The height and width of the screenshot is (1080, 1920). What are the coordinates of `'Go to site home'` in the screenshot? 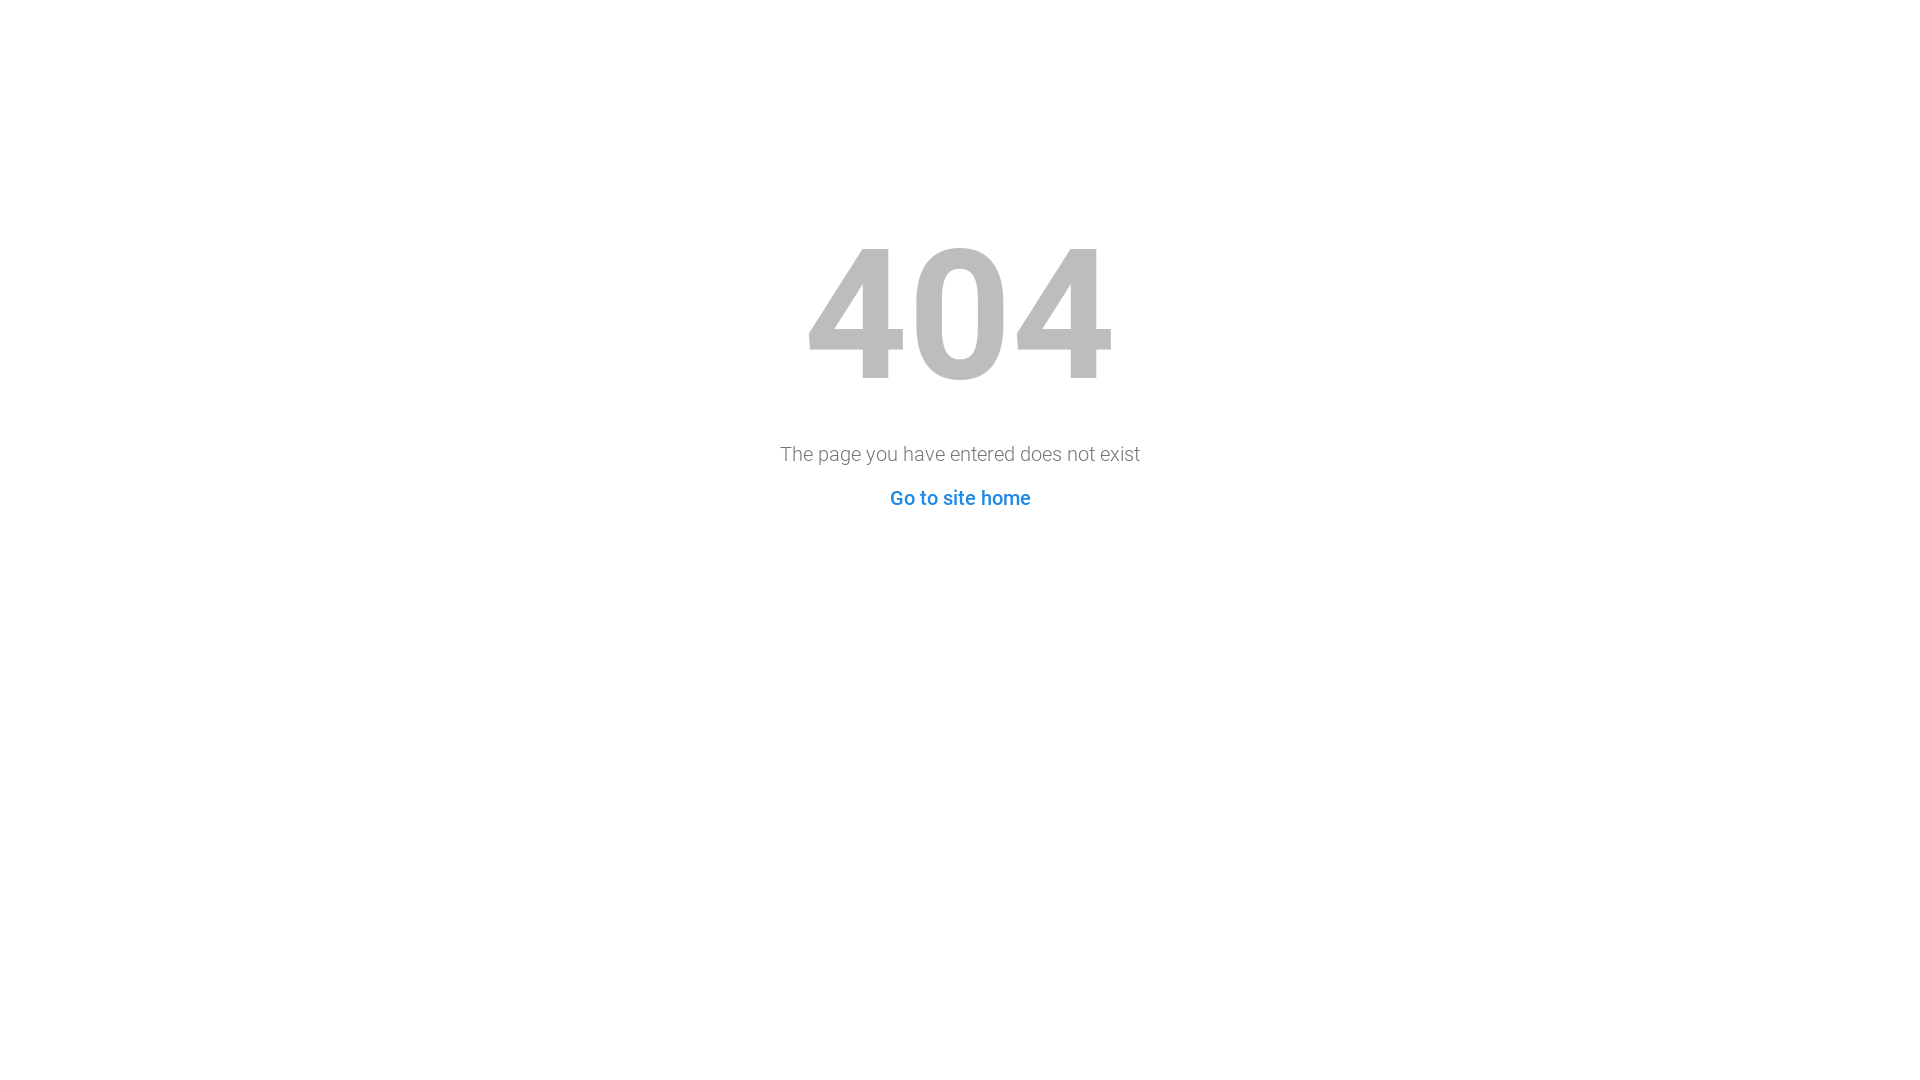 It's located at (960, 496).